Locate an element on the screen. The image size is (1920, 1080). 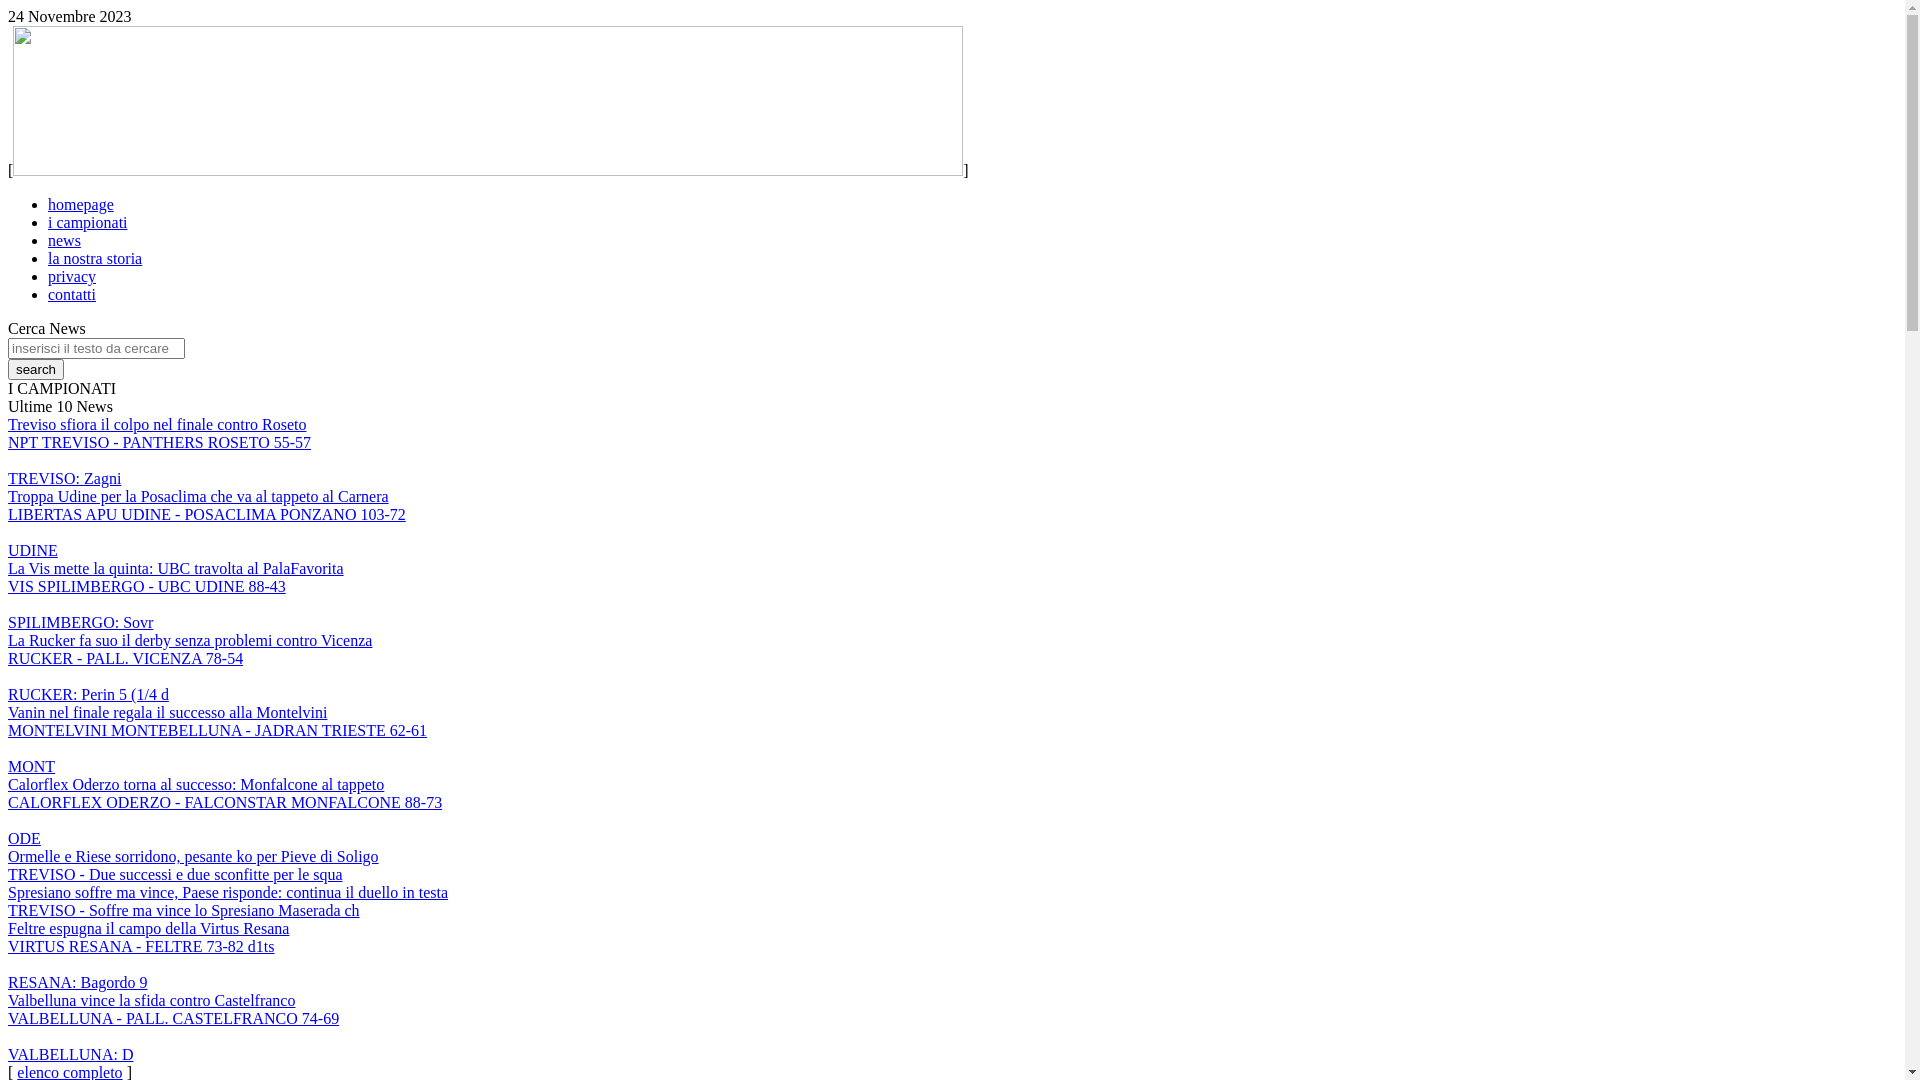
'Treviso sfiora il colpo nel finale contro Roseto' is located at coordinates (156, 423).